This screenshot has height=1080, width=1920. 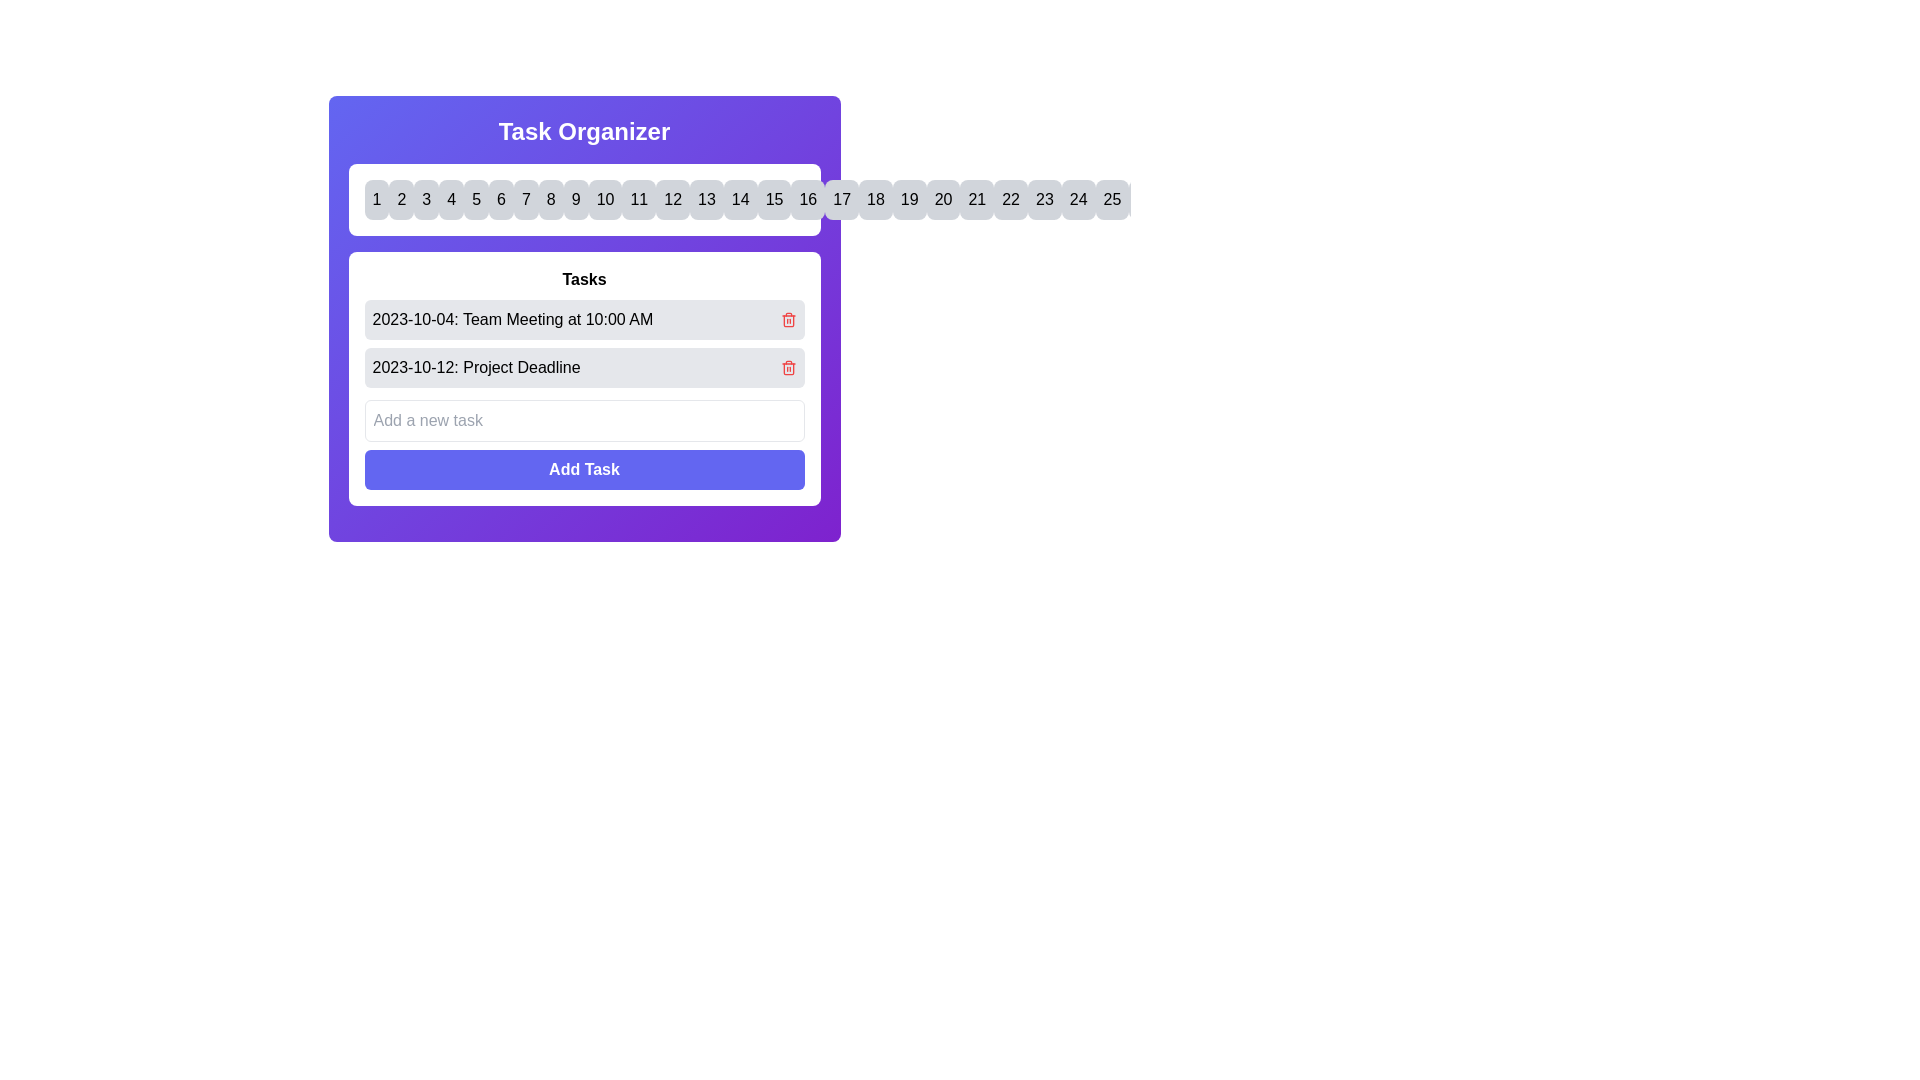 What do you see at coordinates (908, 200) in the screenshot?
I see `the small rectangular button with rounded corners, styled with a light gray background and featuring the black number '19' centered within it, located near the top of the Task Organizer interface` at bounding box center [908, 200].